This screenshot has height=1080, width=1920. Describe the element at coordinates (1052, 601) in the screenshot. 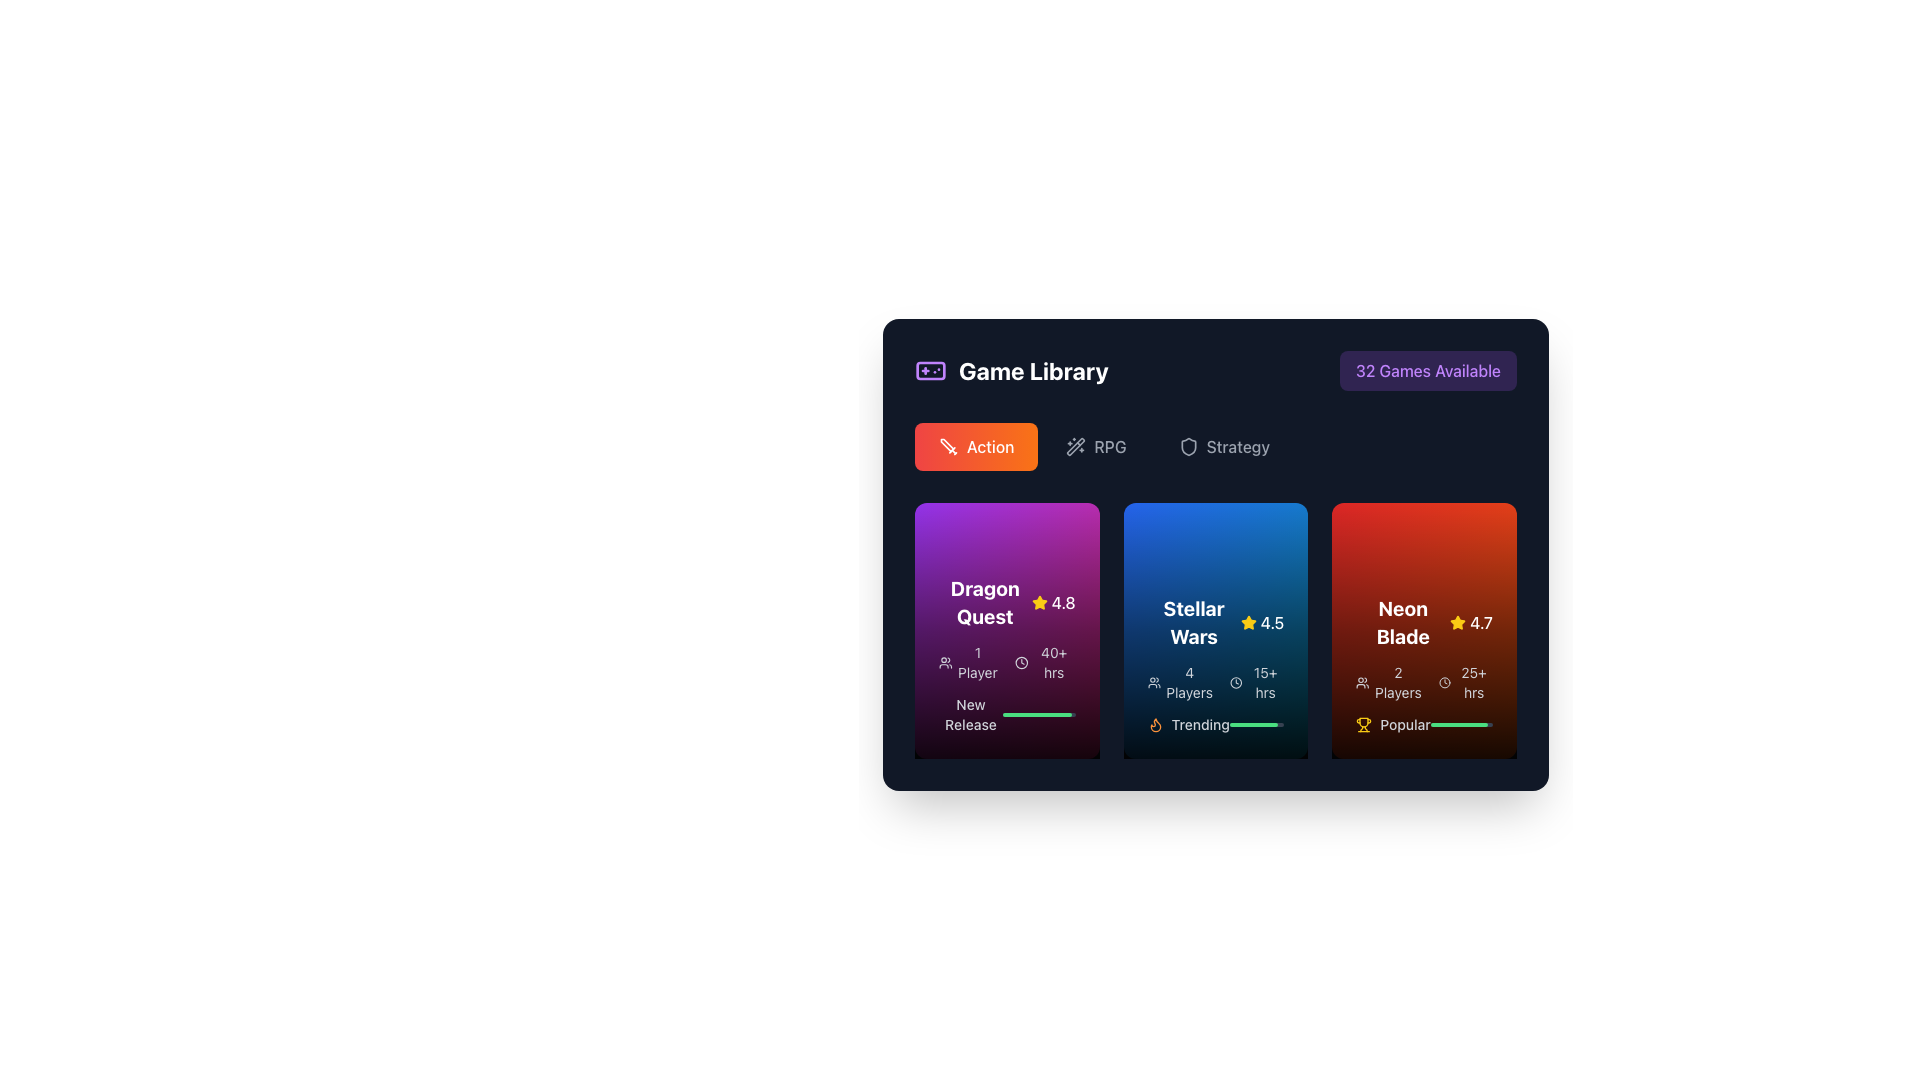

I see `the rating value of the 'Dragon Quest' card, indicated by the yellow star icon and the numerical value '4.8' in white font located at the top-right section` at that location.